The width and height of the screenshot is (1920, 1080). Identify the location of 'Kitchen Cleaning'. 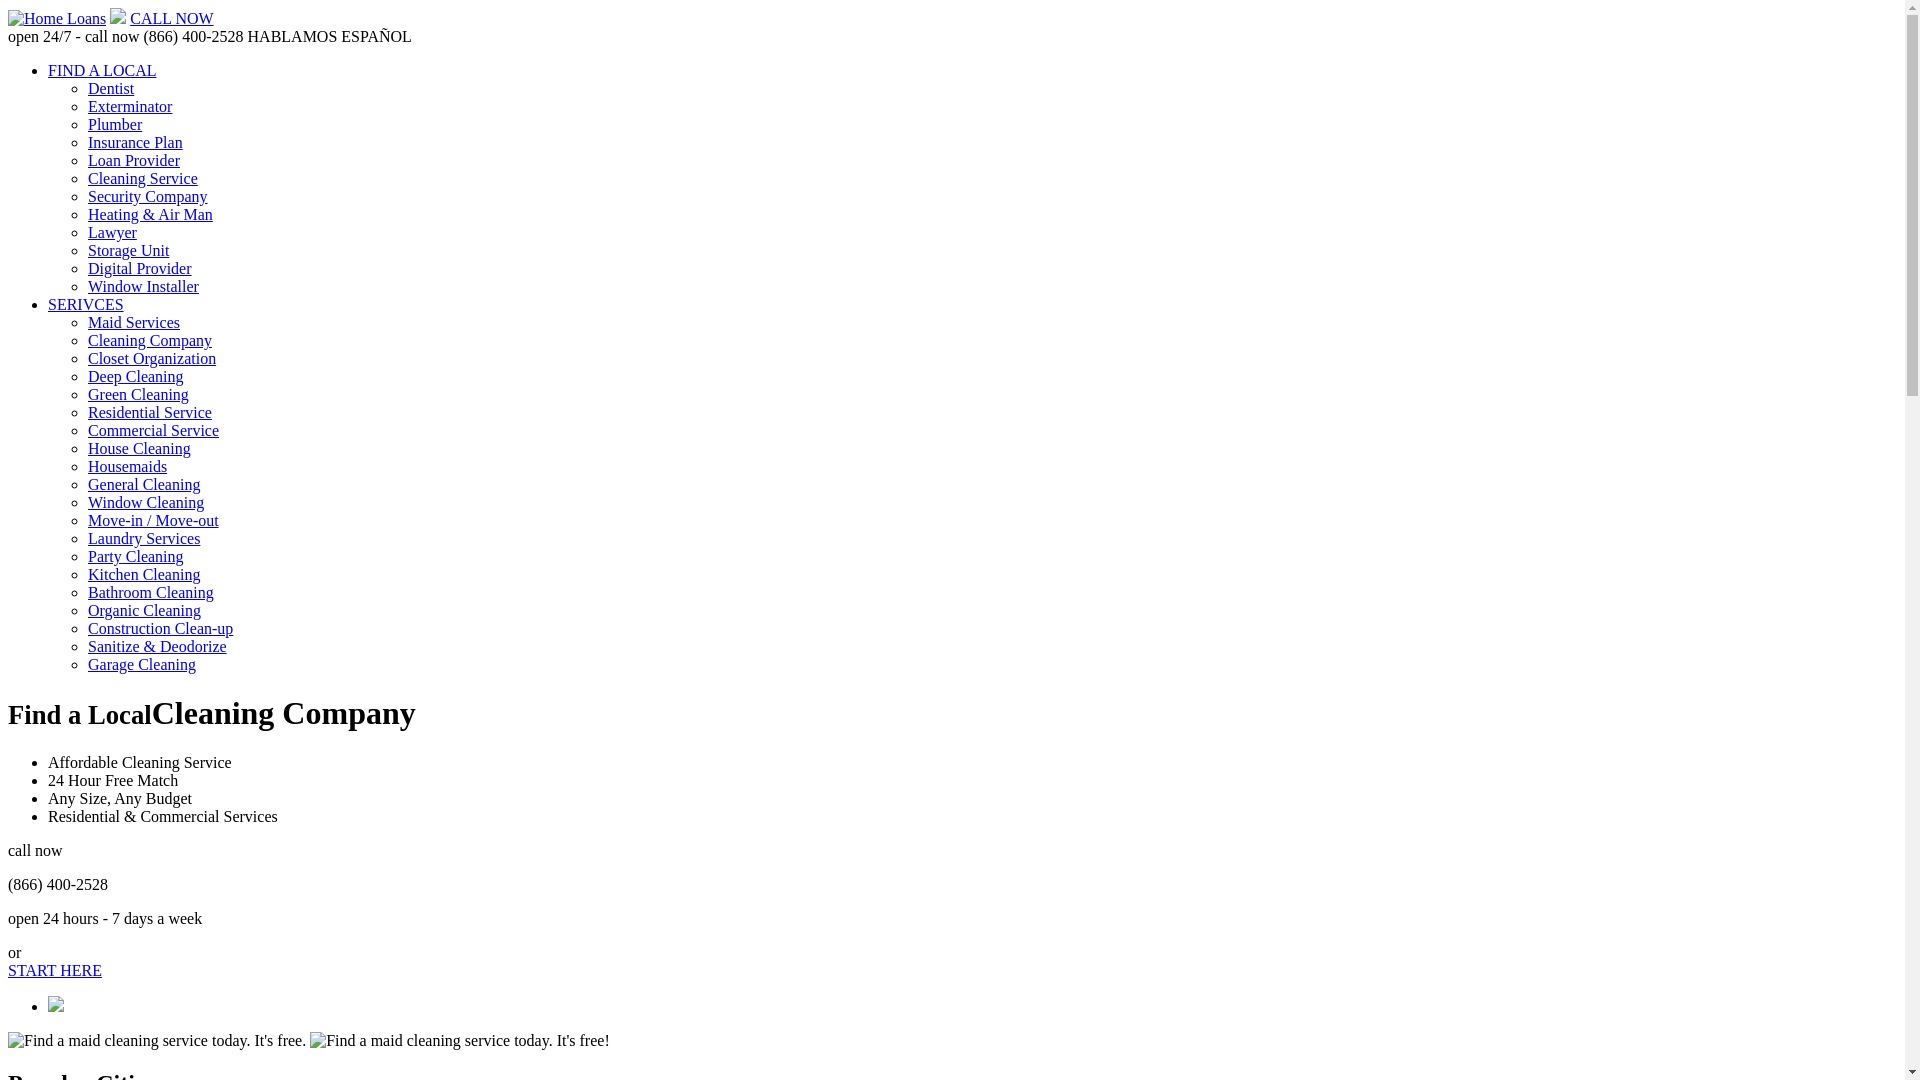
(143, 574).